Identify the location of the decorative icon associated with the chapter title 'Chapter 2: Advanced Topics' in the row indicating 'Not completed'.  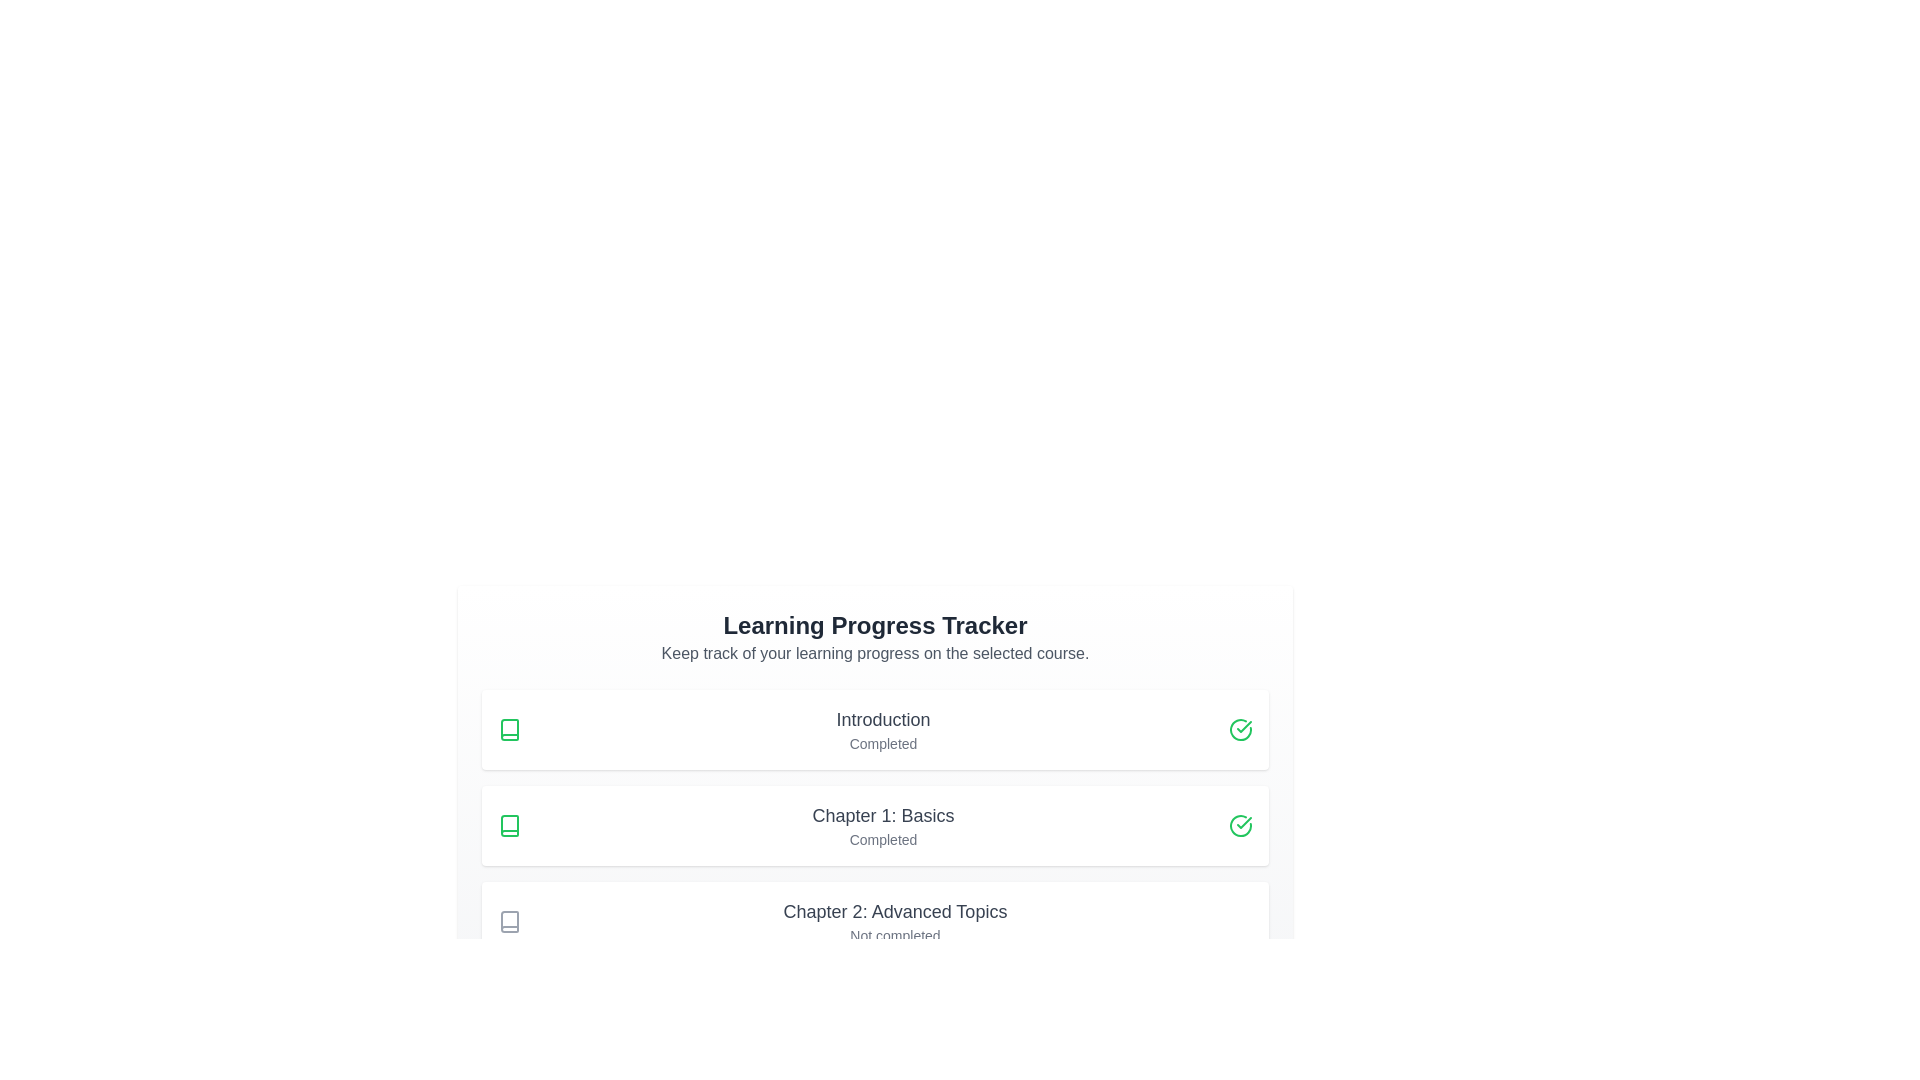
(509, 921).